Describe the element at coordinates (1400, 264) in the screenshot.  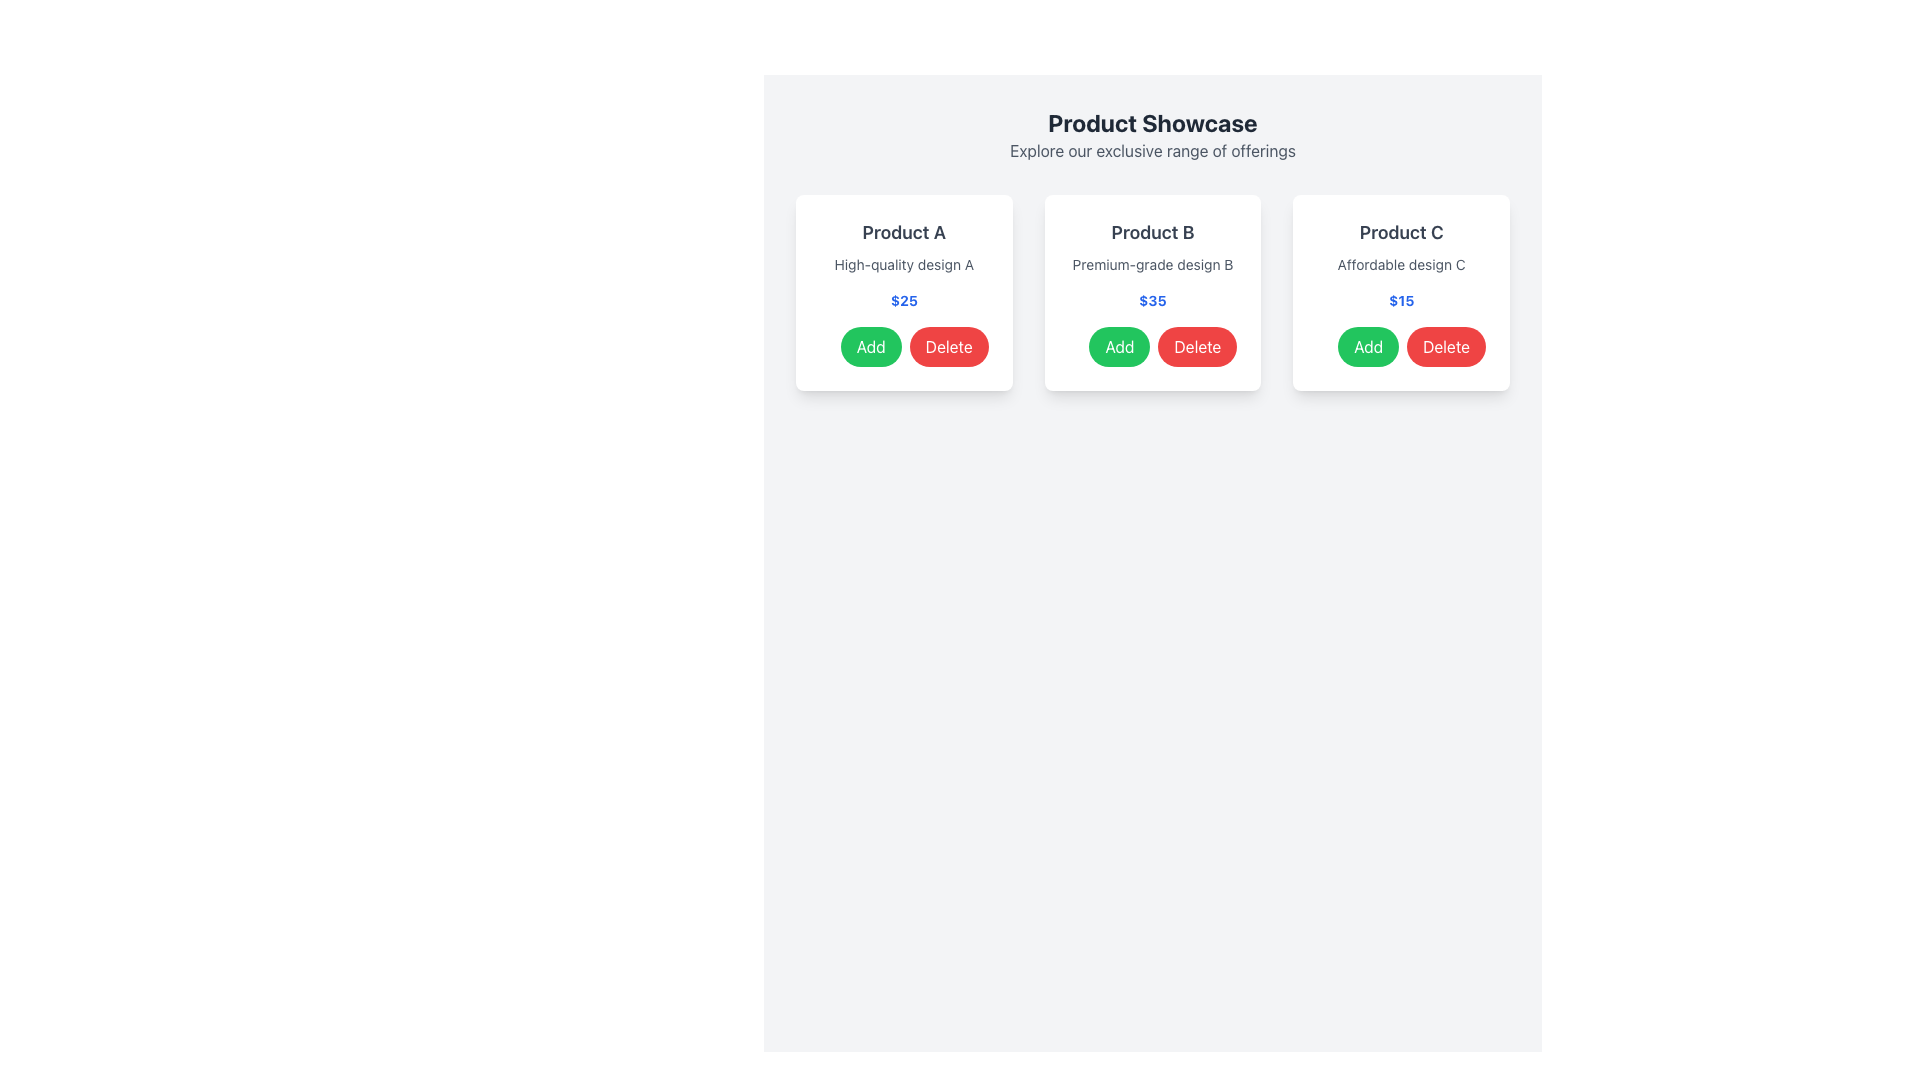
I see `the text label displaying 'Affordable design C', which is located beneath the title 'Product C' and above the price '$15' in the last product card on the right` at that location.